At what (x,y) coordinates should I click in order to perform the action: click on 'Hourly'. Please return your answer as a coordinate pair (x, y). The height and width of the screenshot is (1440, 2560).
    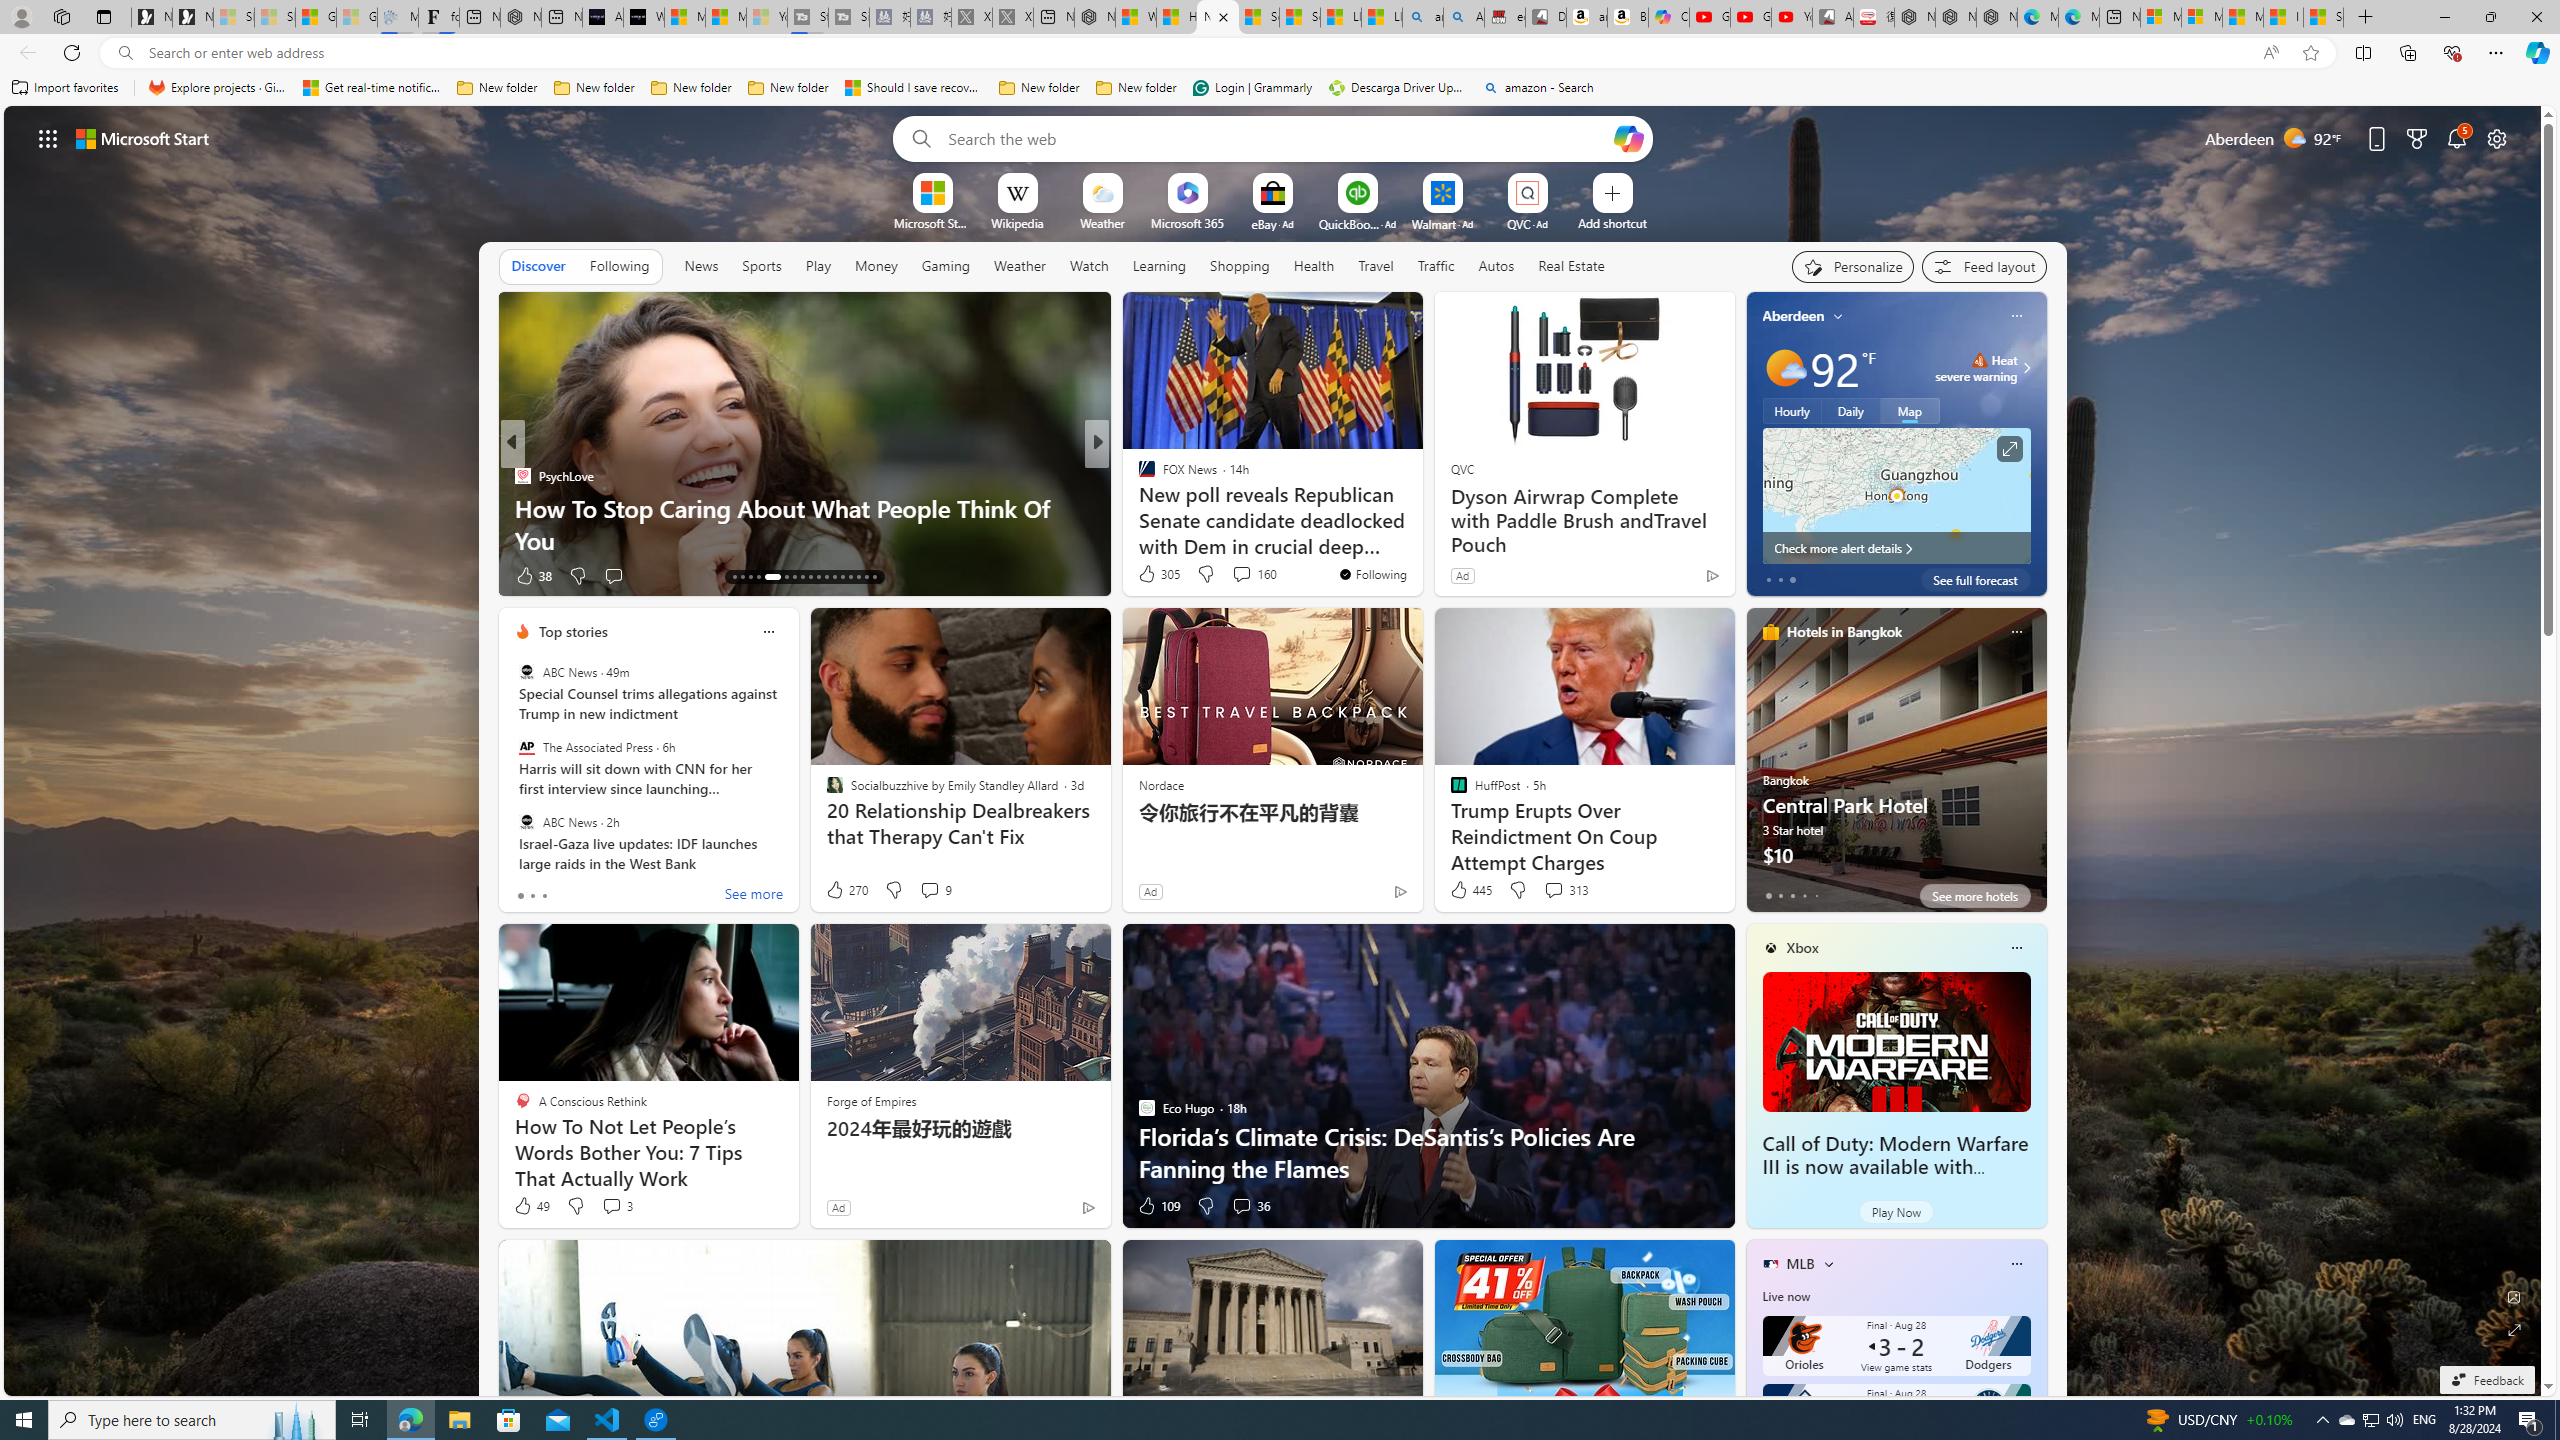
    Looking at the image, I should click on (1791, 409).